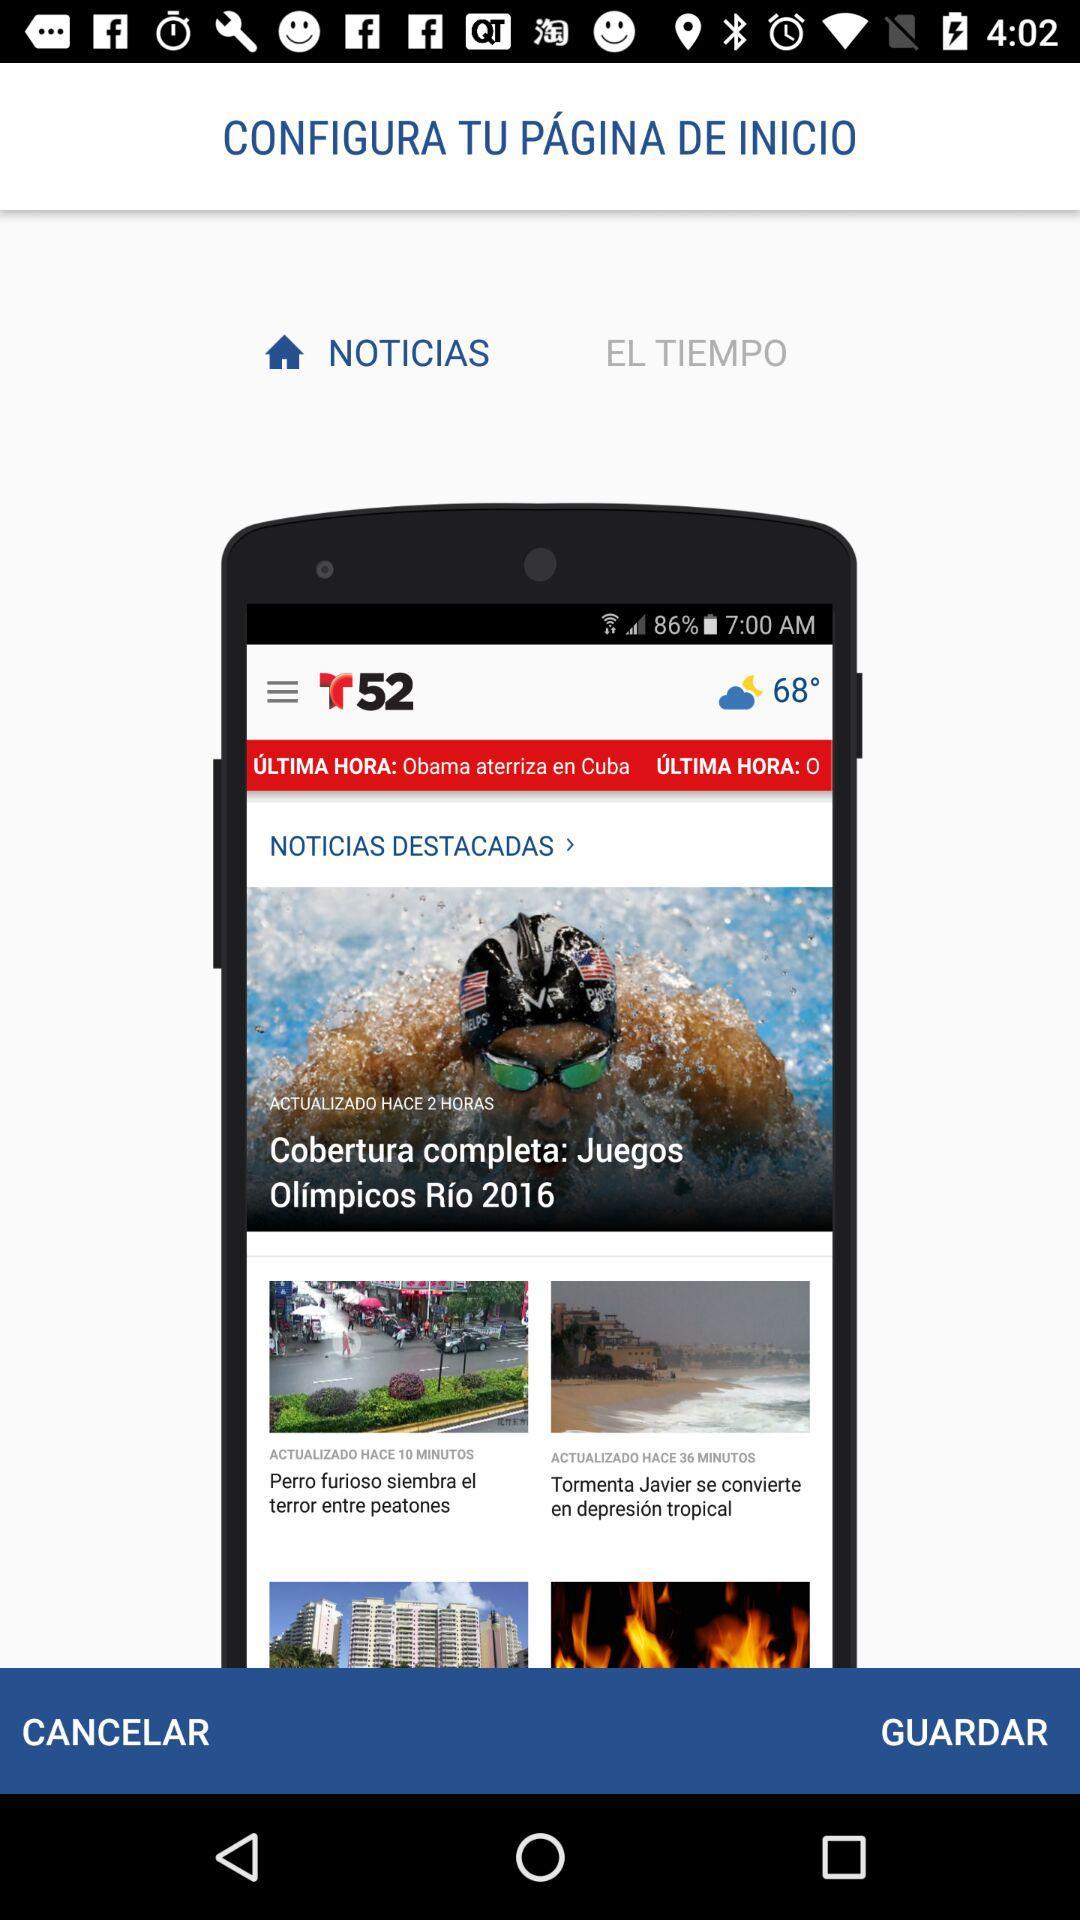 This screenshot has height=1920, width=1080. I want to click on the item to the left of the el tiempo item, so click(403, 351).